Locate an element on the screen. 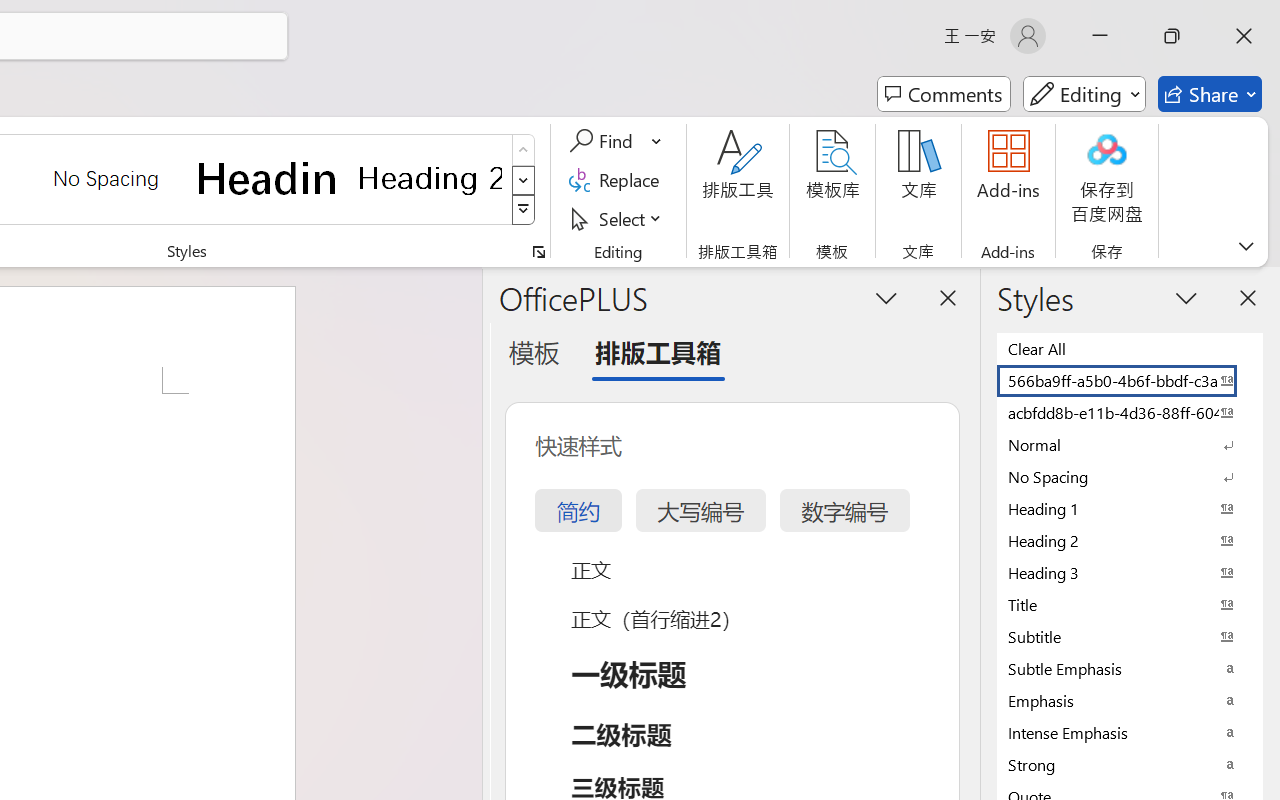 The width and height of the screenshot is (1280, 800). 'Row up' is located at coordinates (523, 150).